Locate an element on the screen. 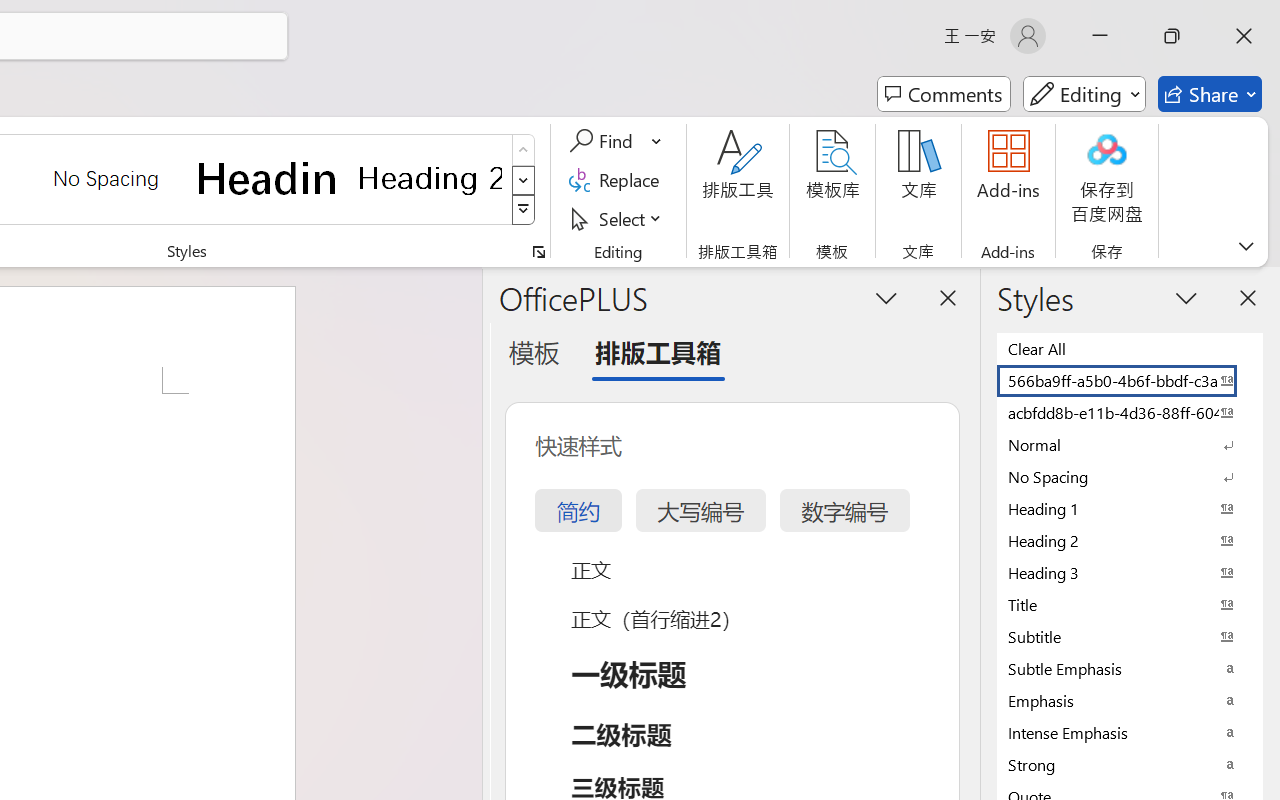 The width and height of the screenshot is (1280, 800). 'Row up' is located at coordinates (523, 150).